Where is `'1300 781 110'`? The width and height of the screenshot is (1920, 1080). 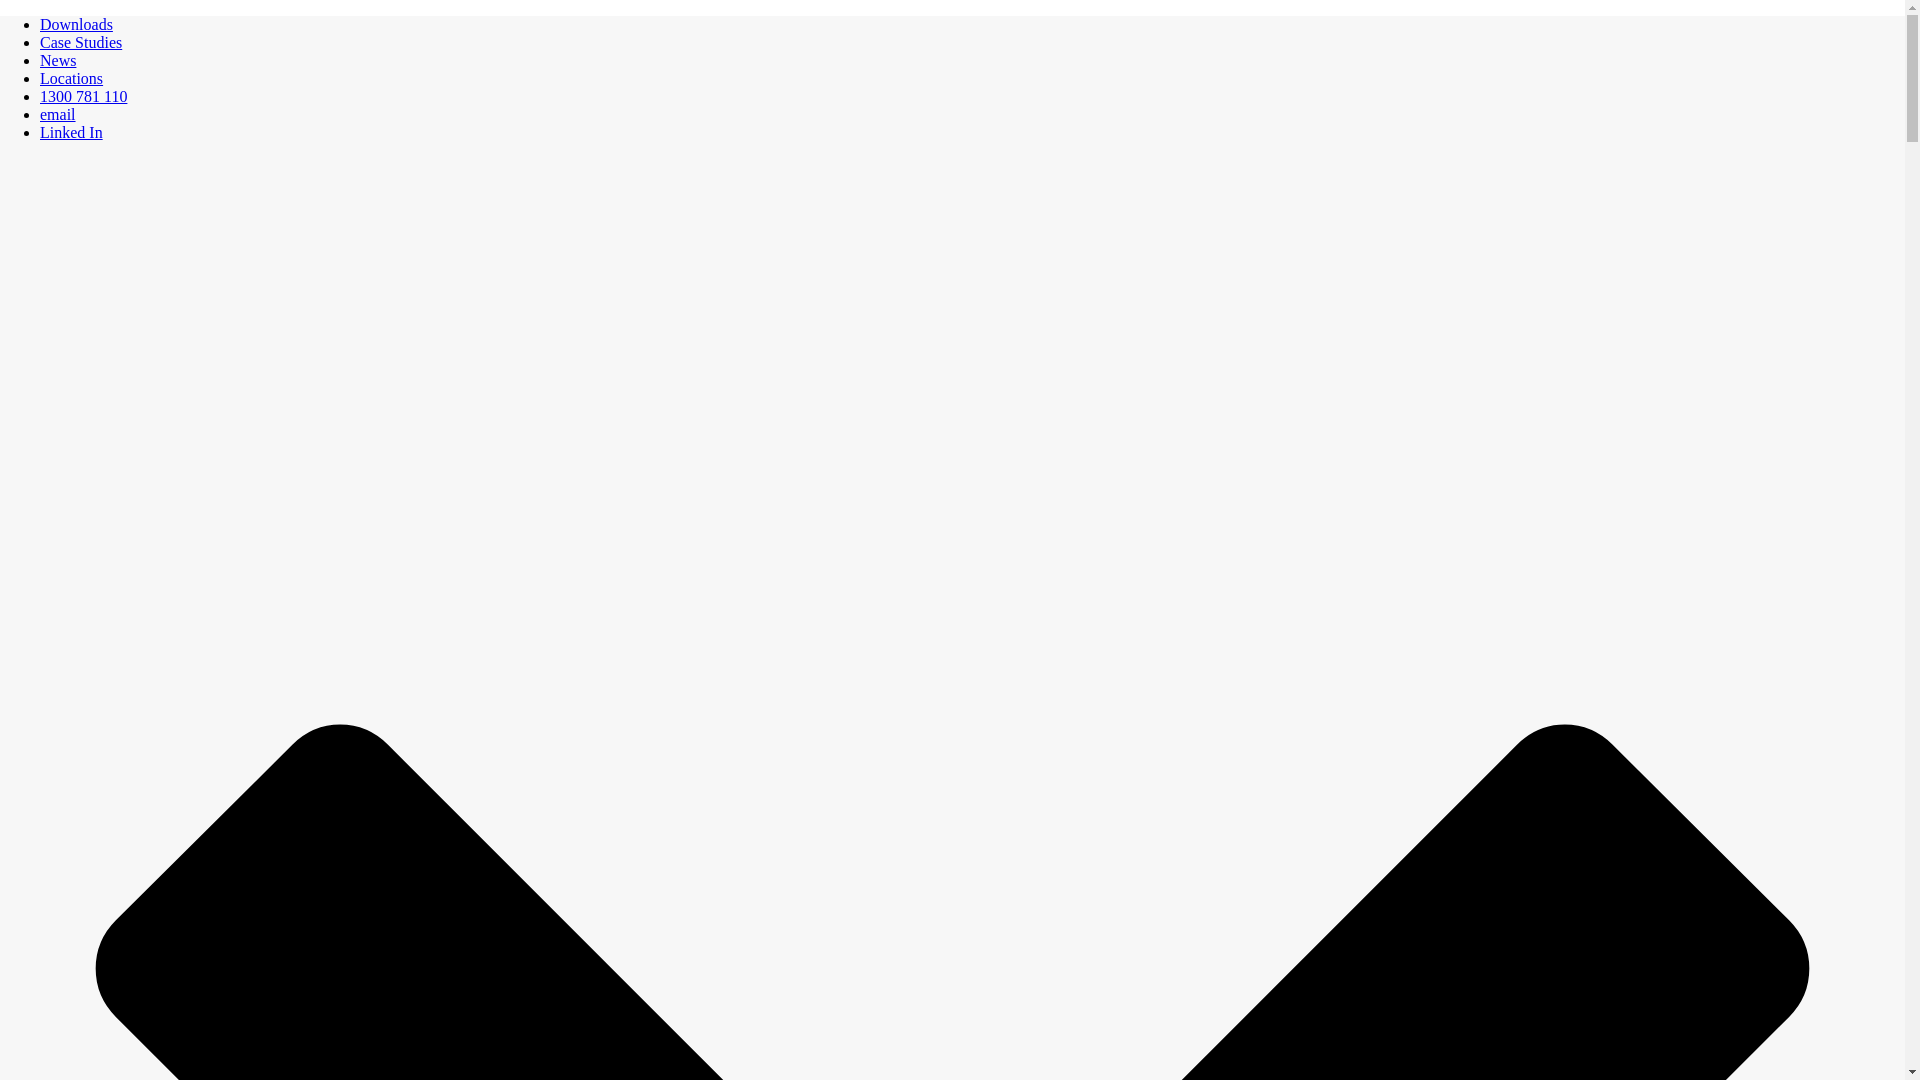 '1300 781 110' is located at coordinates (82, 96).